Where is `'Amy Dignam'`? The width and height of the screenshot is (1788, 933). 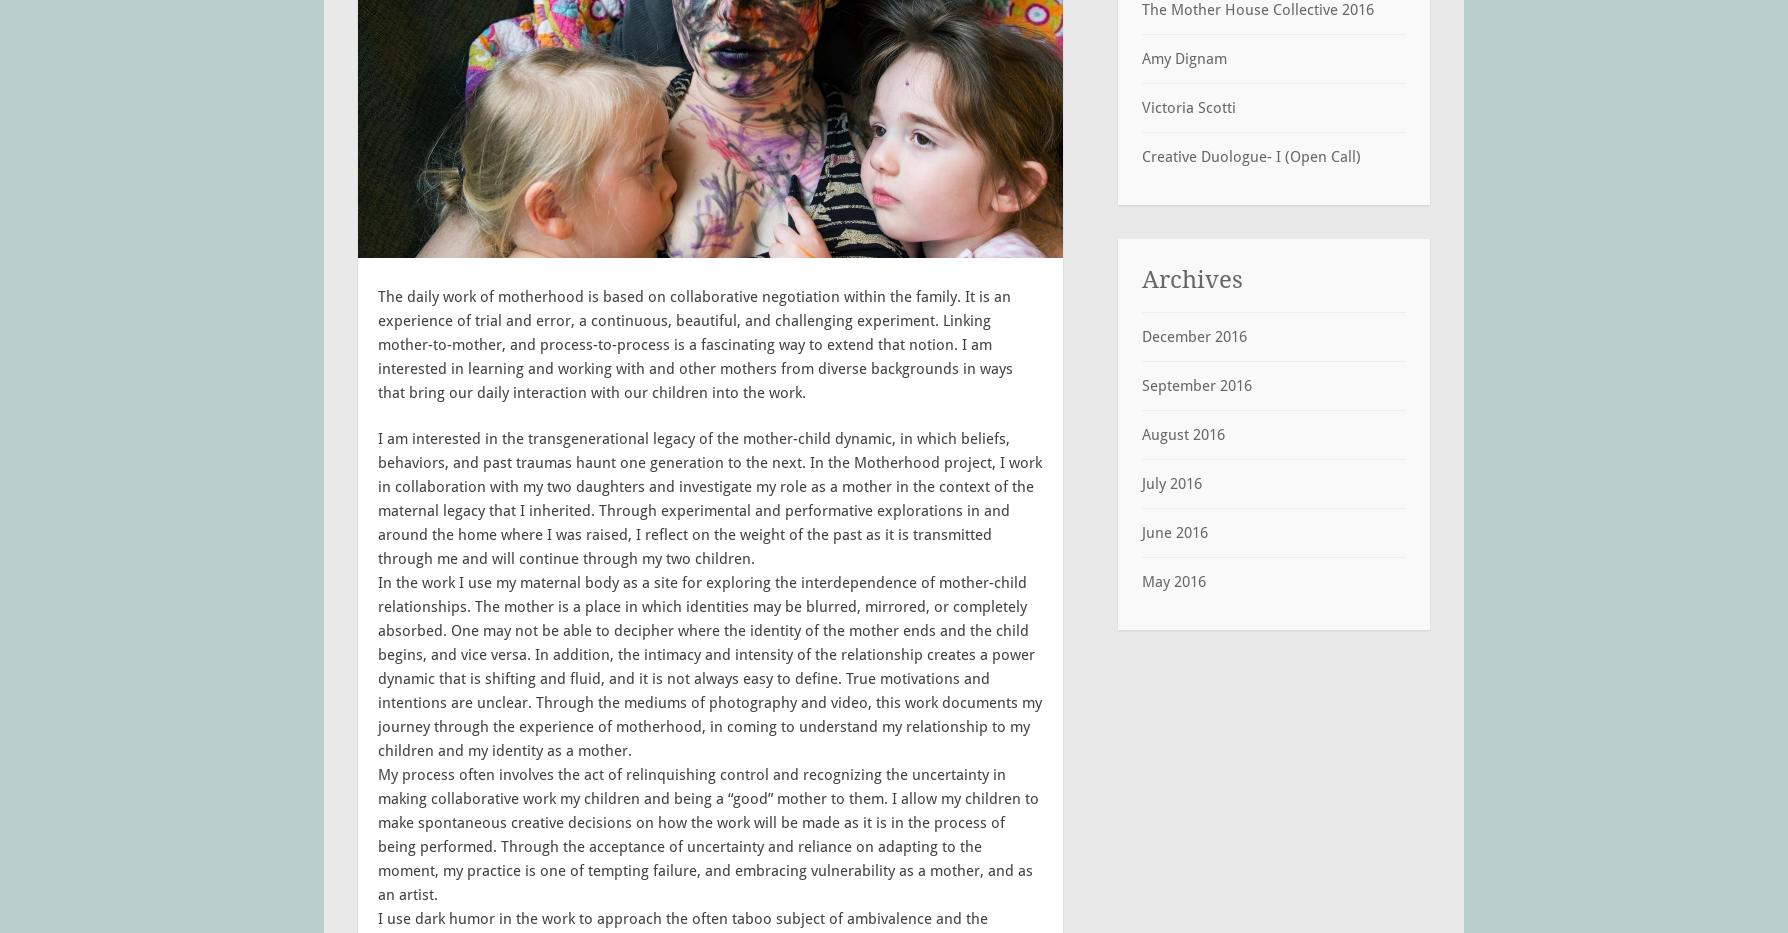
'Amy Dignam' is located at coordinates (1183, 58).